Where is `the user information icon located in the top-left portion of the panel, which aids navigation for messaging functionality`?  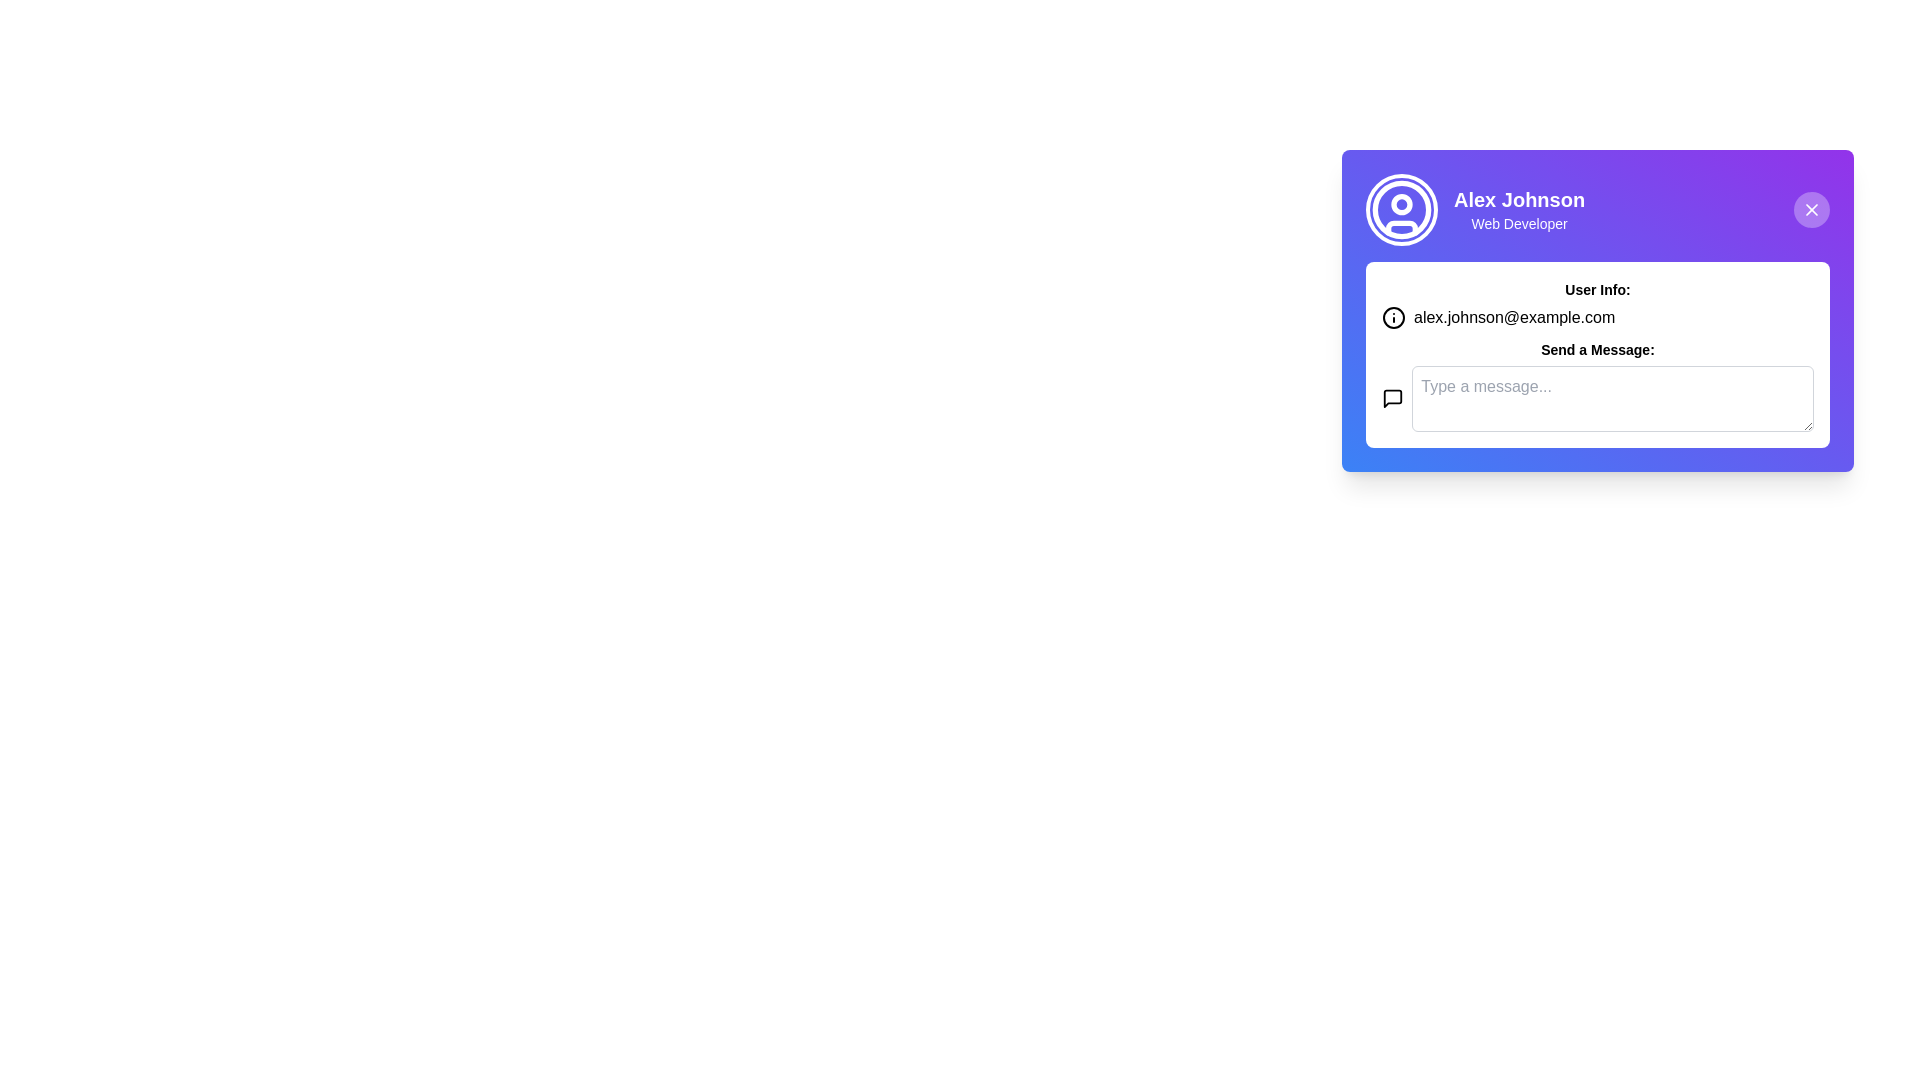
the user information icon located in the top-left portion of the panel, which aids navigation for messaging functionality is located at coordinates (1392, 398).